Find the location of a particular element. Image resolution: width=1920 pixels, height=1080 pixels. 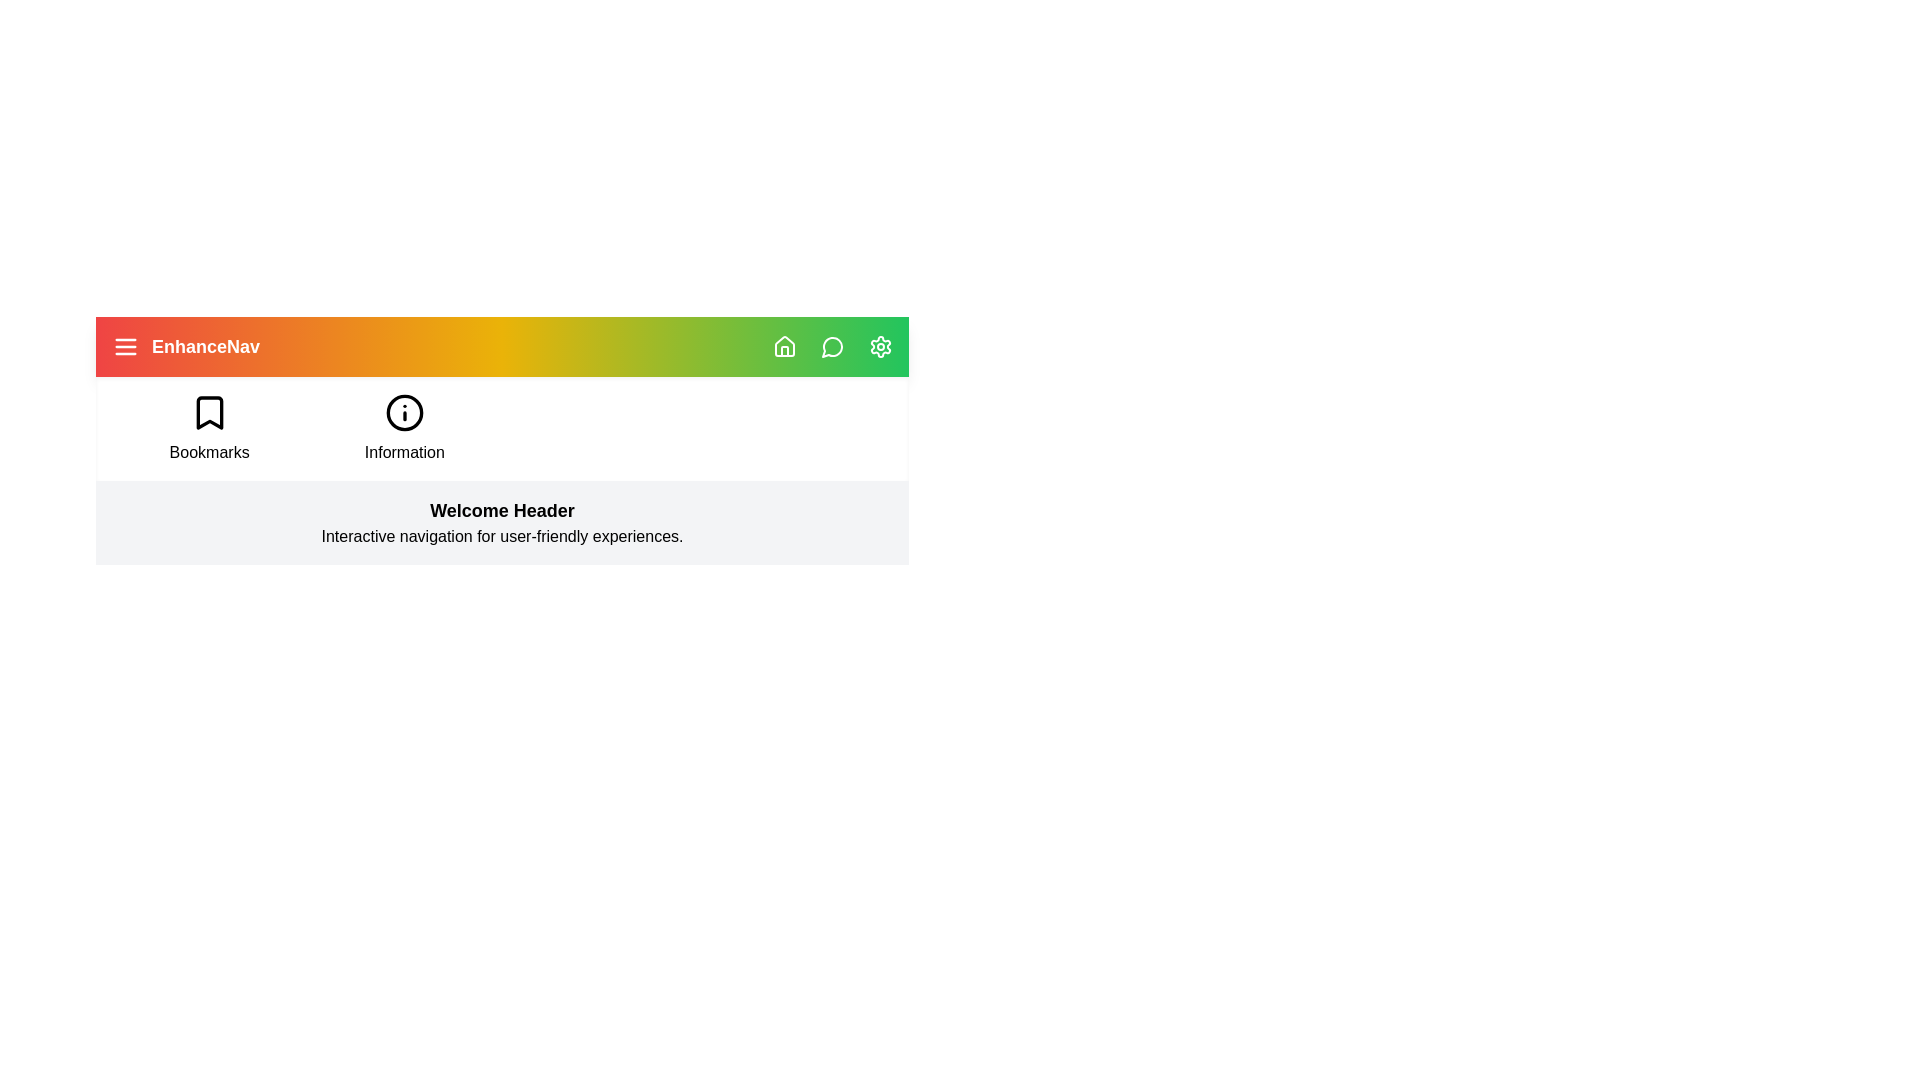

the navigation icon settings is located at coordinates (880, 346).